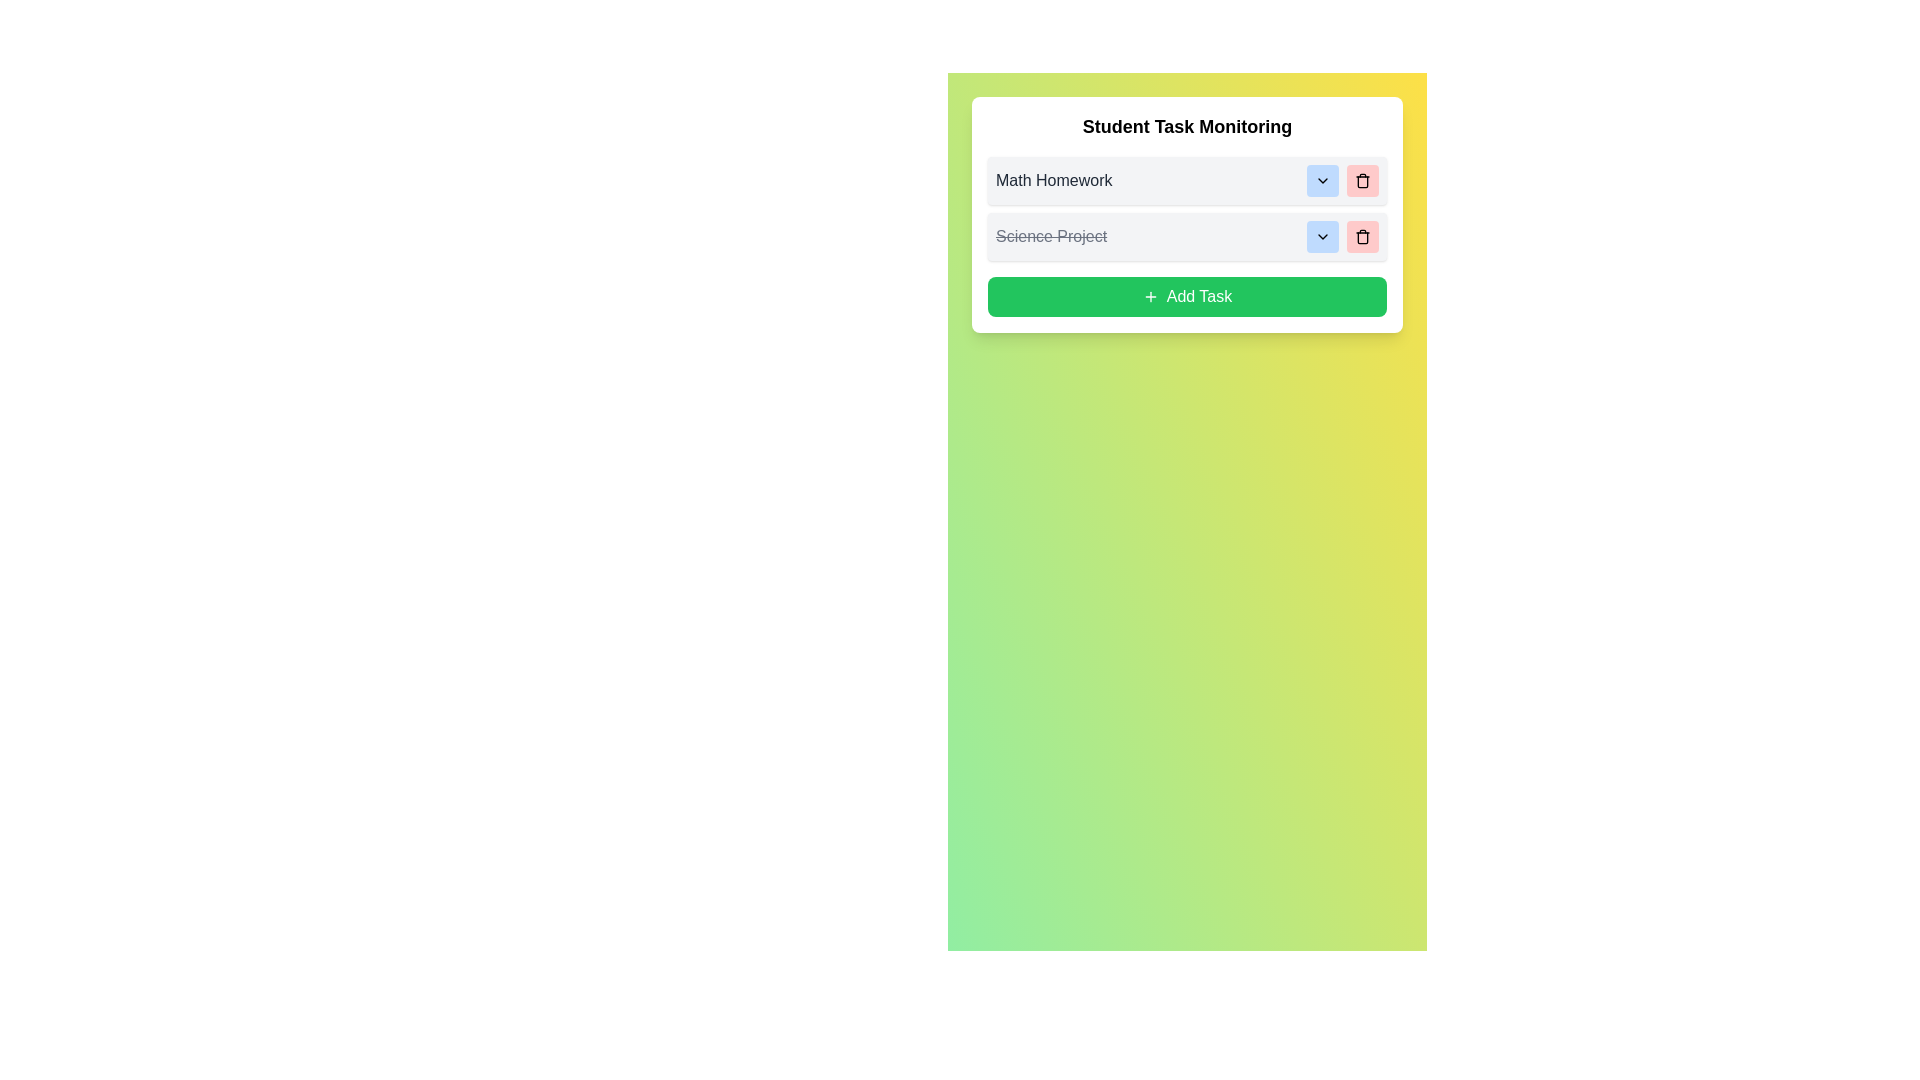 The height and width of the screenshot is (1080, 1920). I want to click on the 'Math Homework' text label located in the upper portion of the card under the 'Student Task Monitoring' header if it is linked to a task detail, so click(1053, 181).